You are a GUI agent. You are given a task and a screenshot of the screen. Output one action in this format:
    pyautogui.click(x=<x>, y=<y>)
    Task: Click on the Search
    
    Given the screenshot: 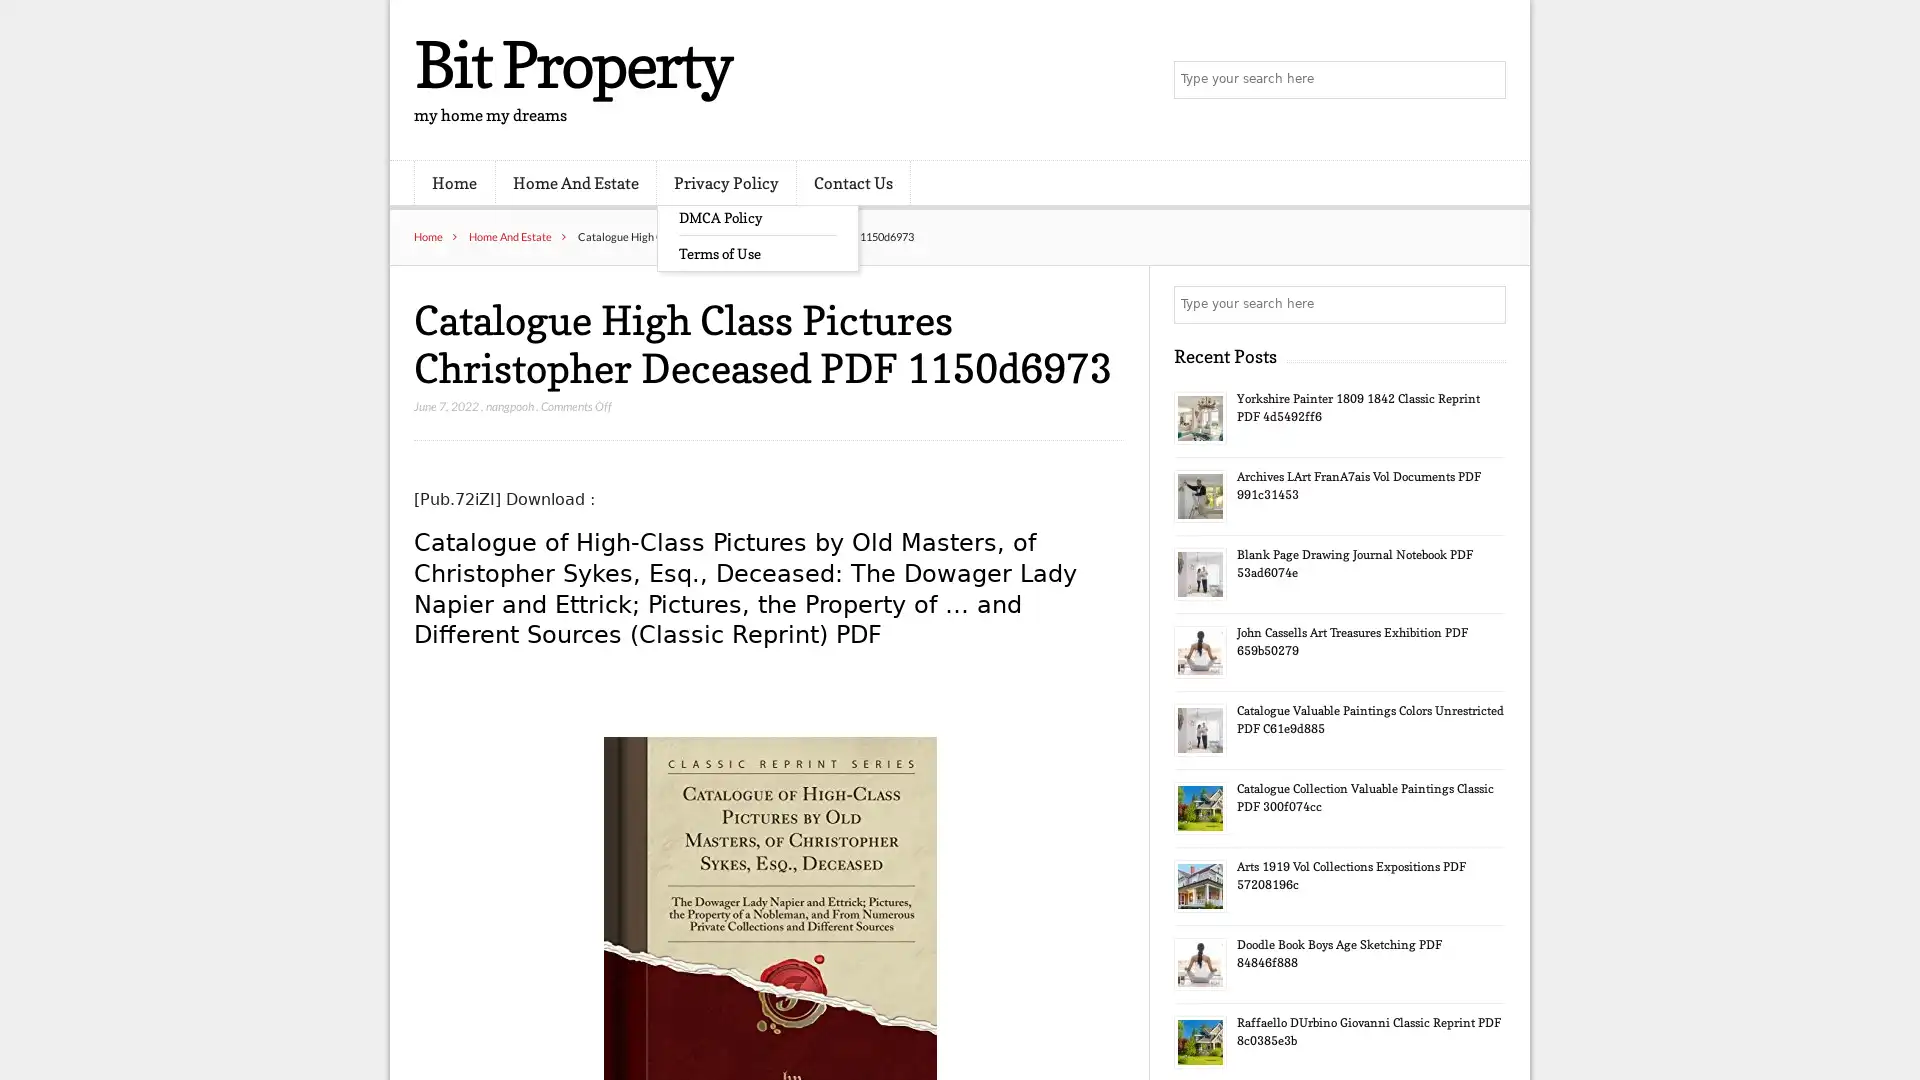 What is the action you would take?
    pyautogui.click(x=1485, y=80)
    